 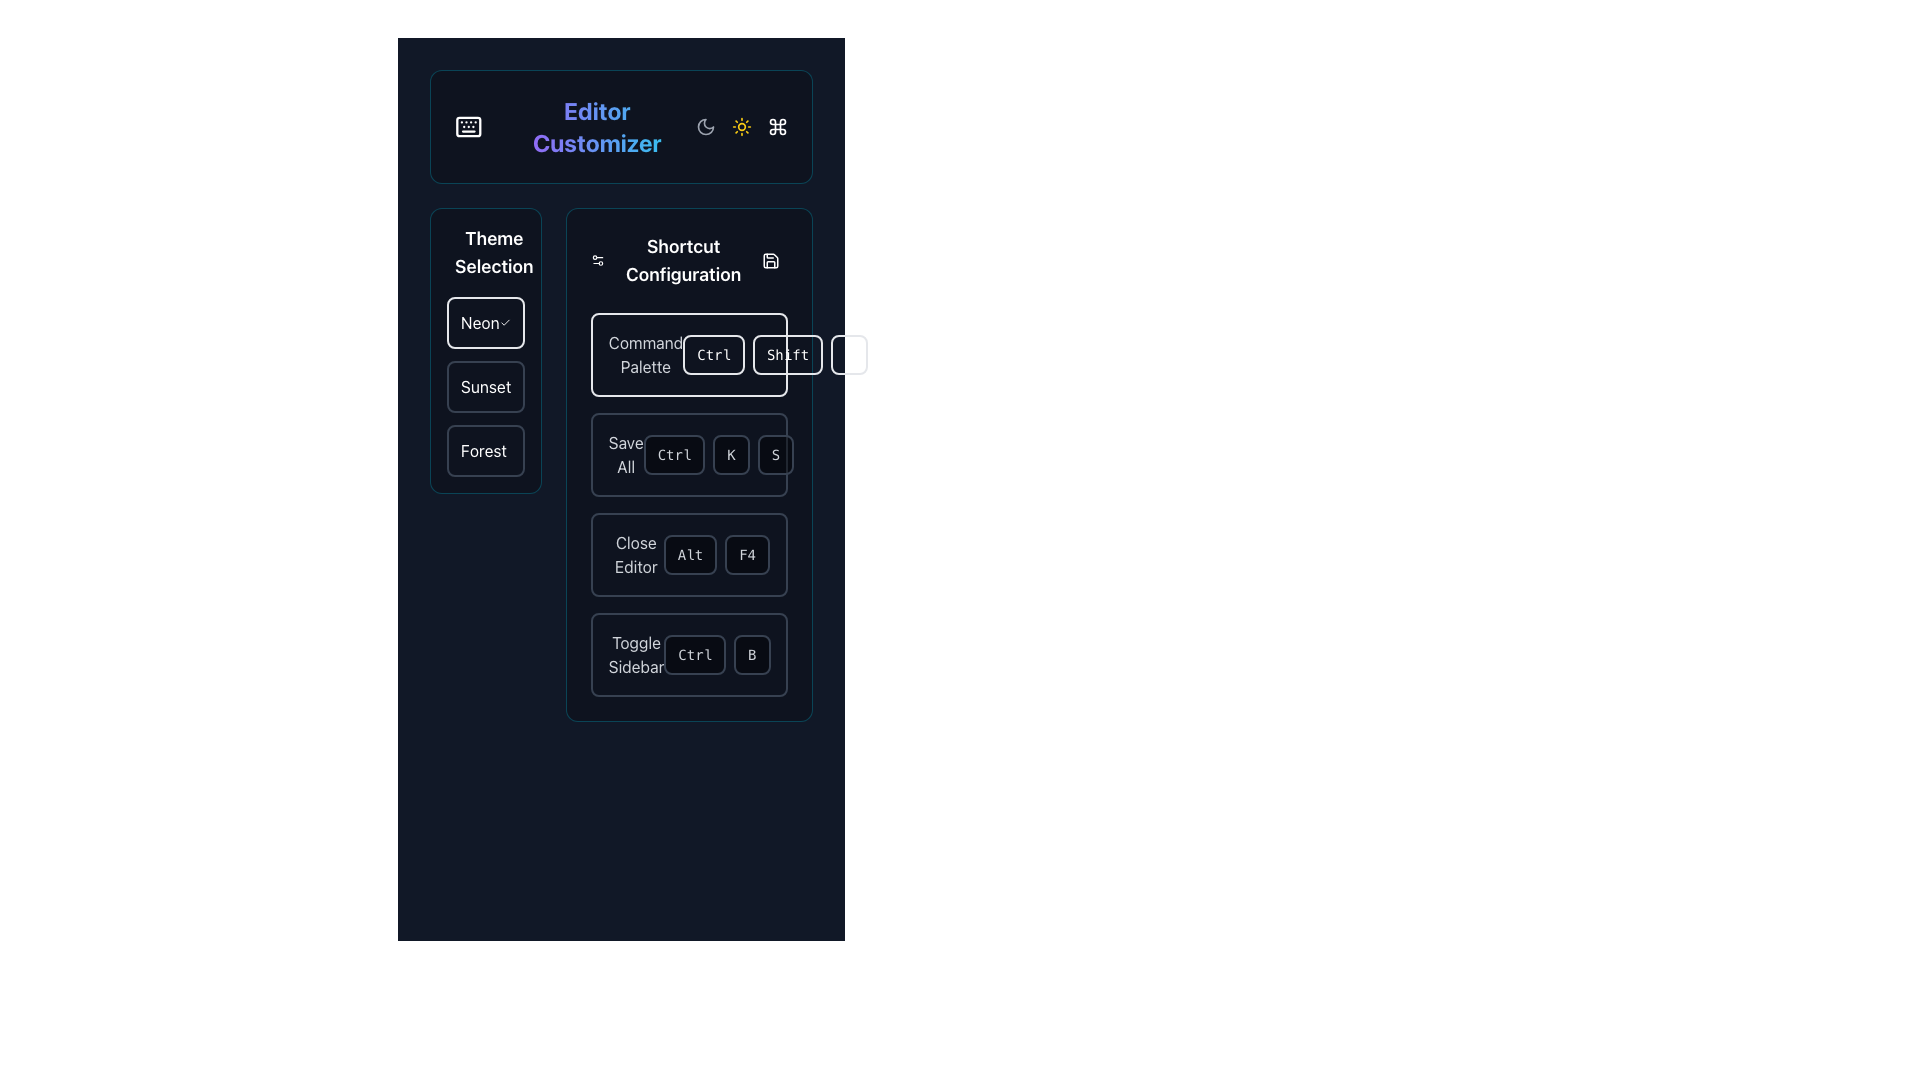 What do you see at coordinates (674, 455) in the screenshot?
I see `the 'Ctrl' button in the 'Shortcut Configuration' section, which is the first button in the sequence for 'Save All'` at bounding box center [674, 455].